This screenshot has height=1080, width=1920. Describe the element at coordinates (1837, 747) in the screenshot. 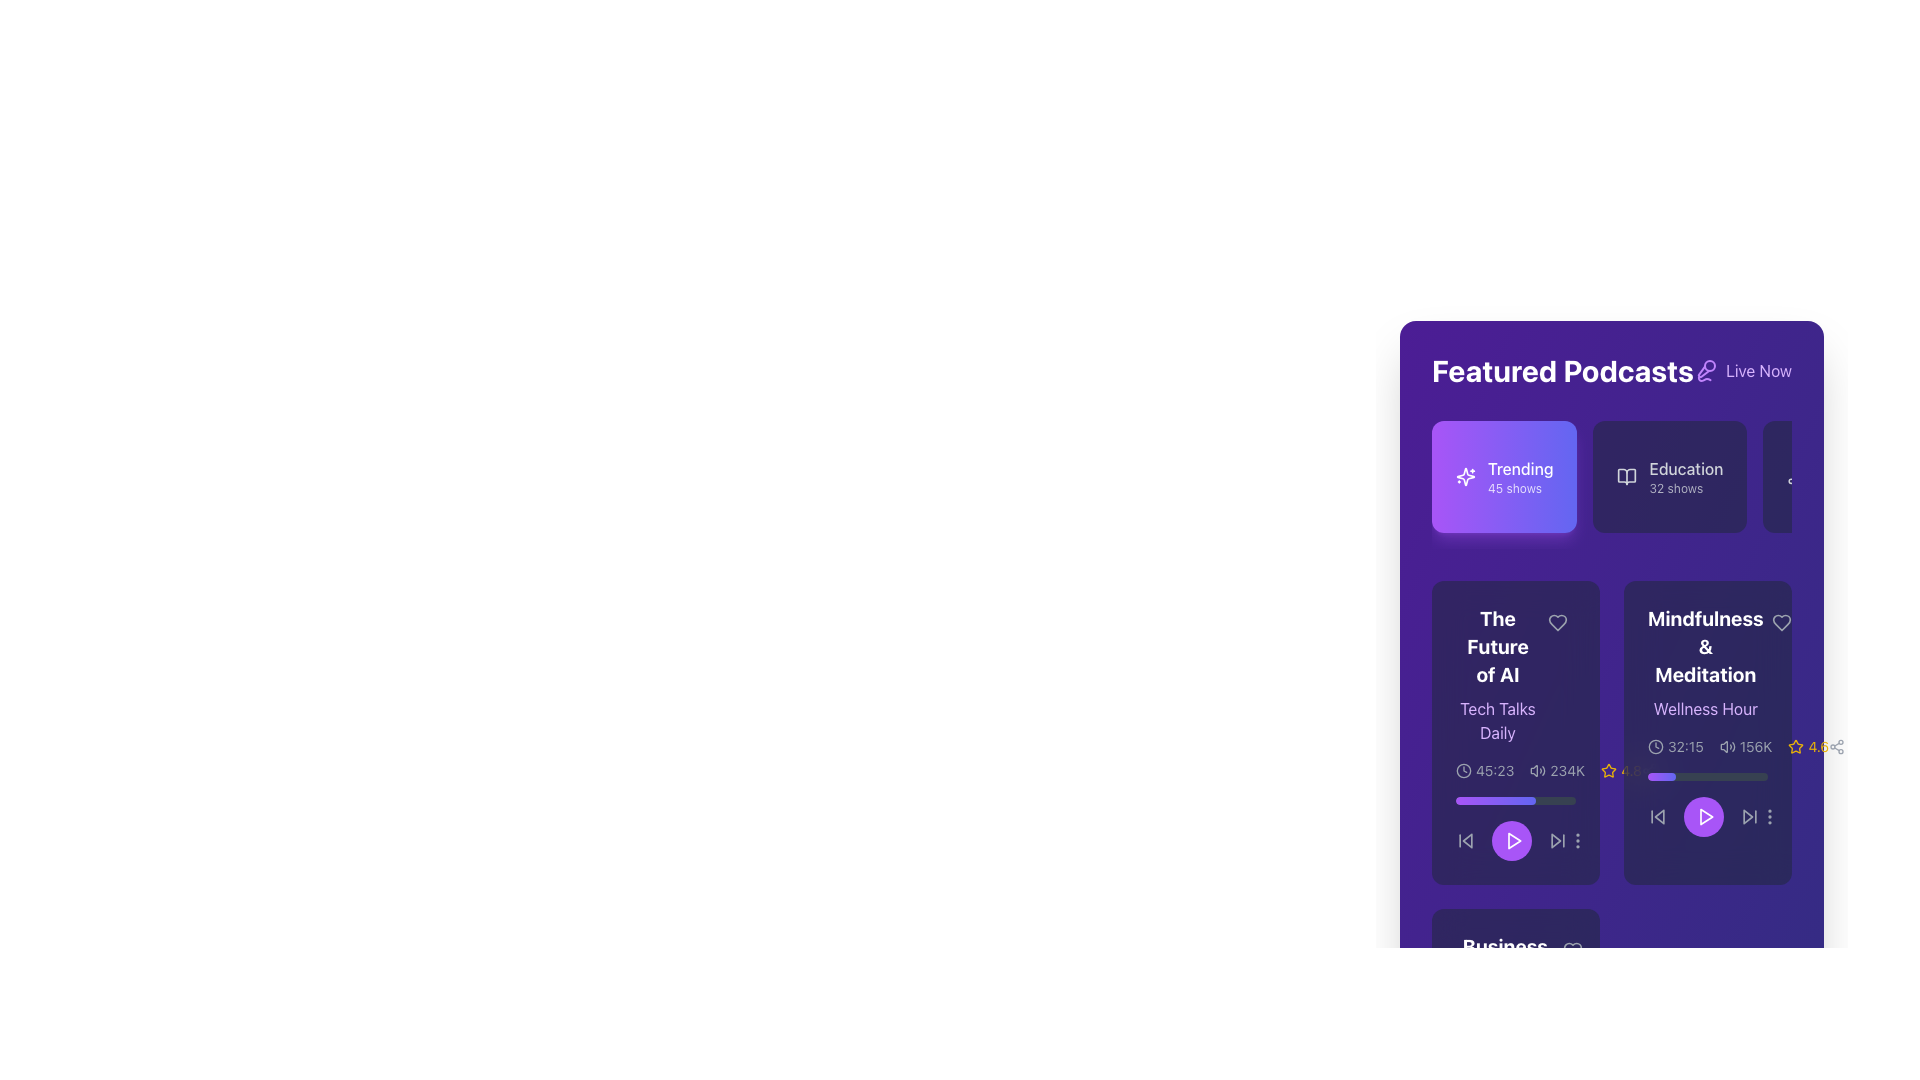

I see `the circular share icon button located` at that location.